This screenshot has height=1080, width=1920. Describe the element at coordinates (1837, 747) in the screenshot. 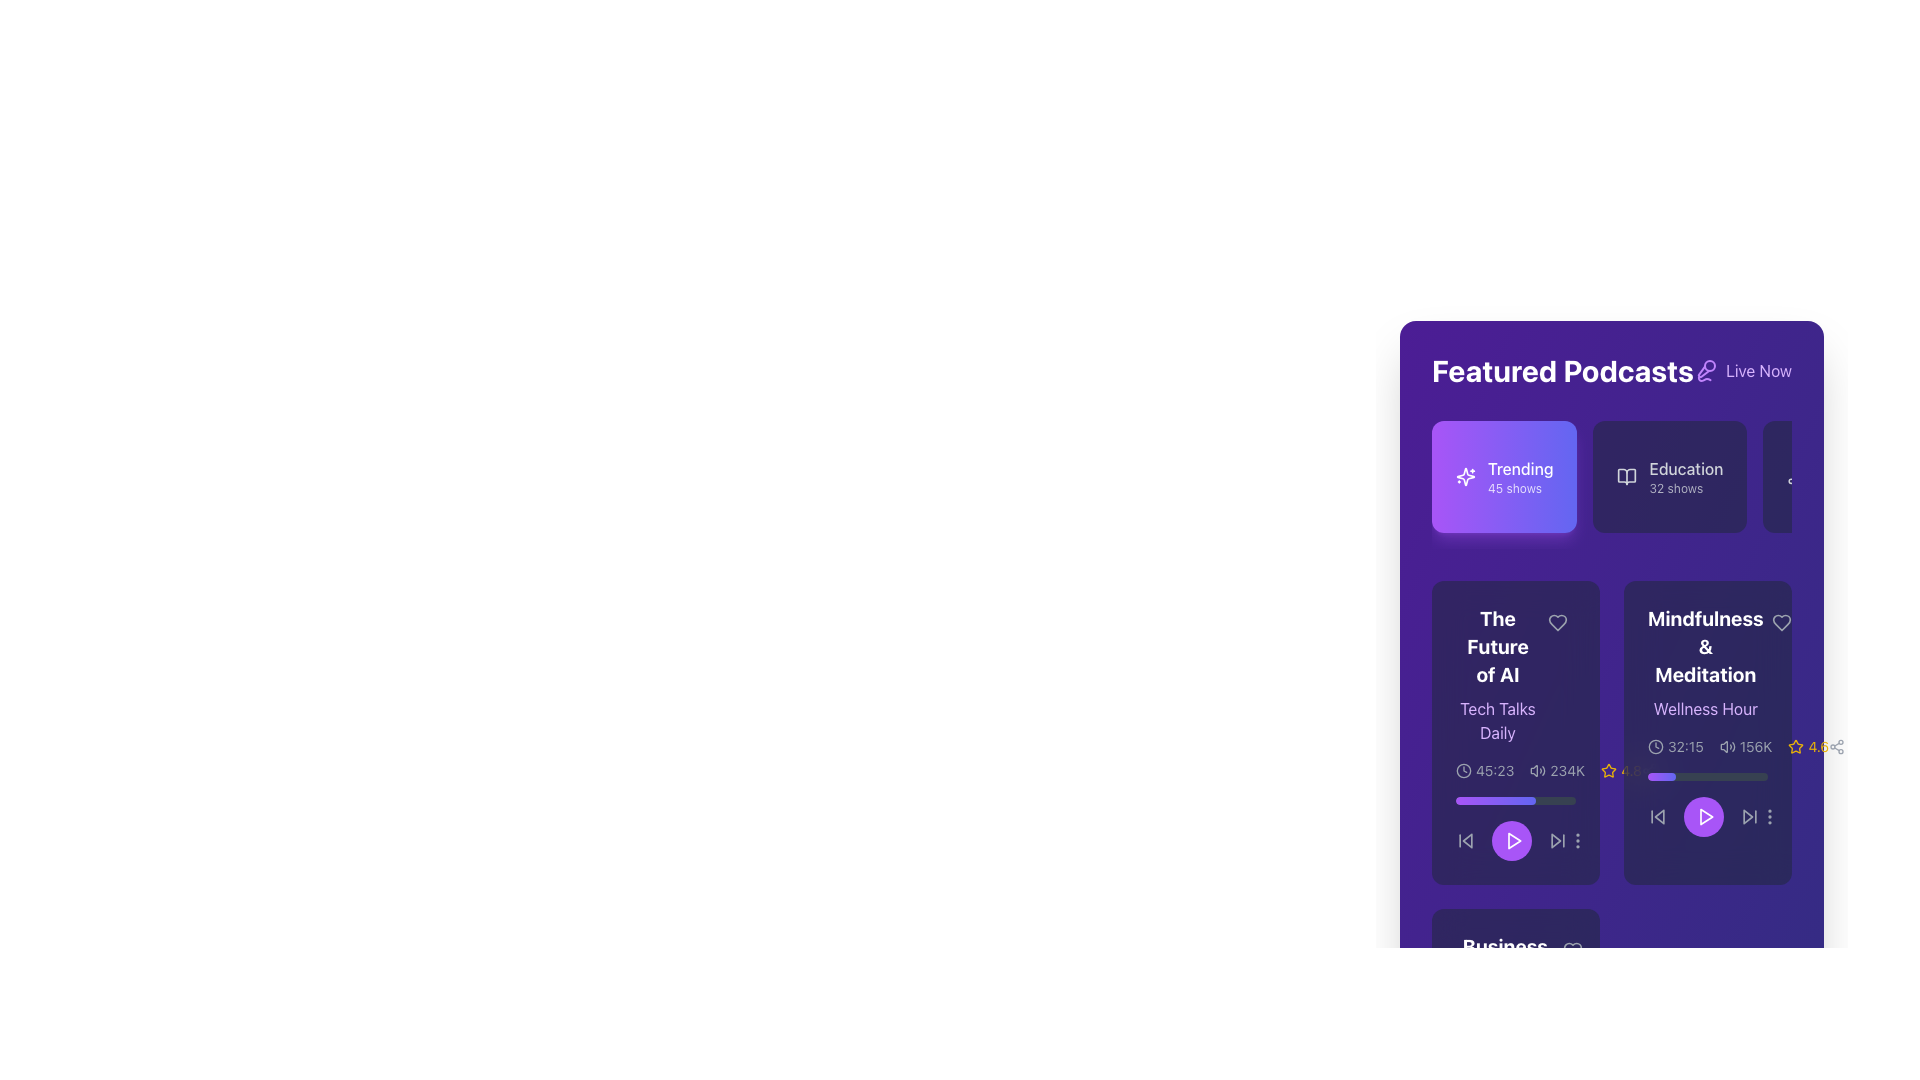

I see `the circular share icon button located` at that location.